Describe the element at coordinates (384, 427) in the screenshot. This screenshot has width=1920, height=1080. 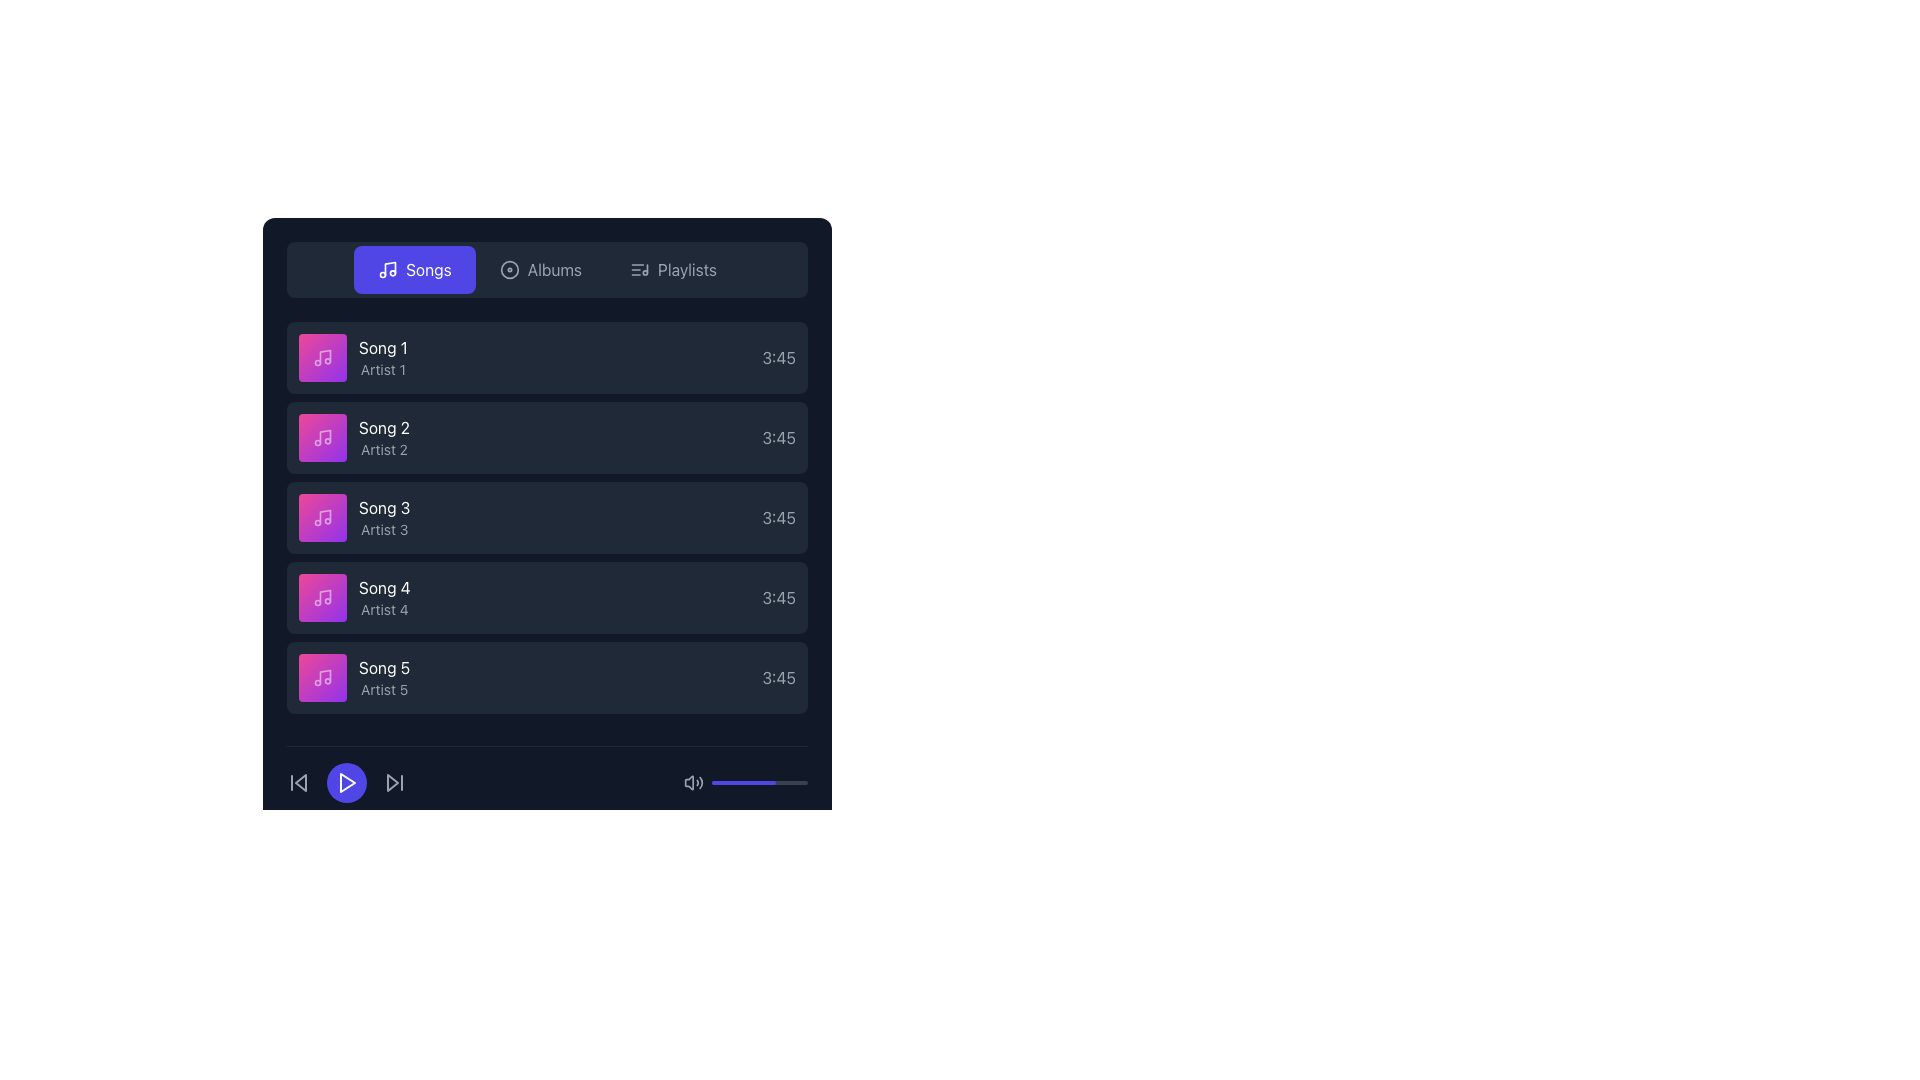
I see `the text label displaying 'Song 2' in white font color, located in the music library interface, which is the first line of text in the second row` at that location.